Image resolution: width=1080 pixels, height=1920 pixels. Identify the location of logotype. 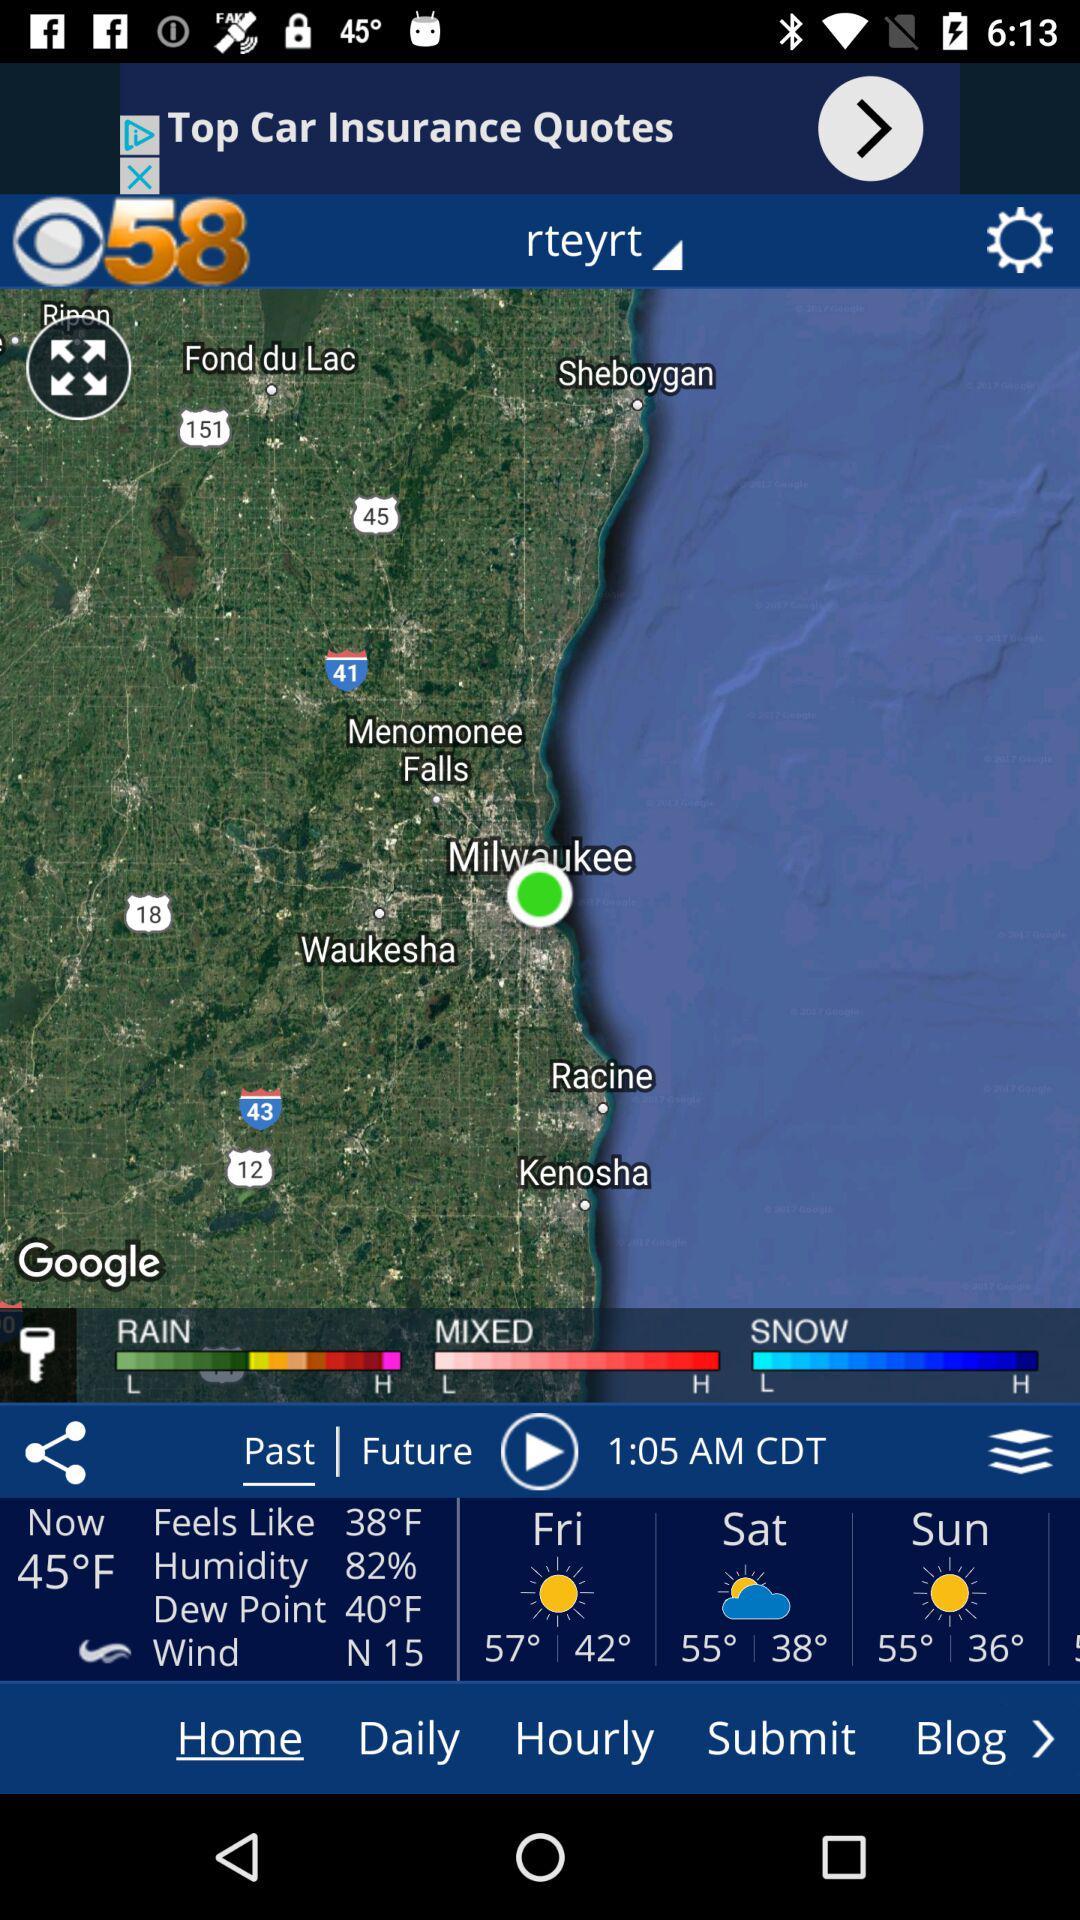
(131, 240).